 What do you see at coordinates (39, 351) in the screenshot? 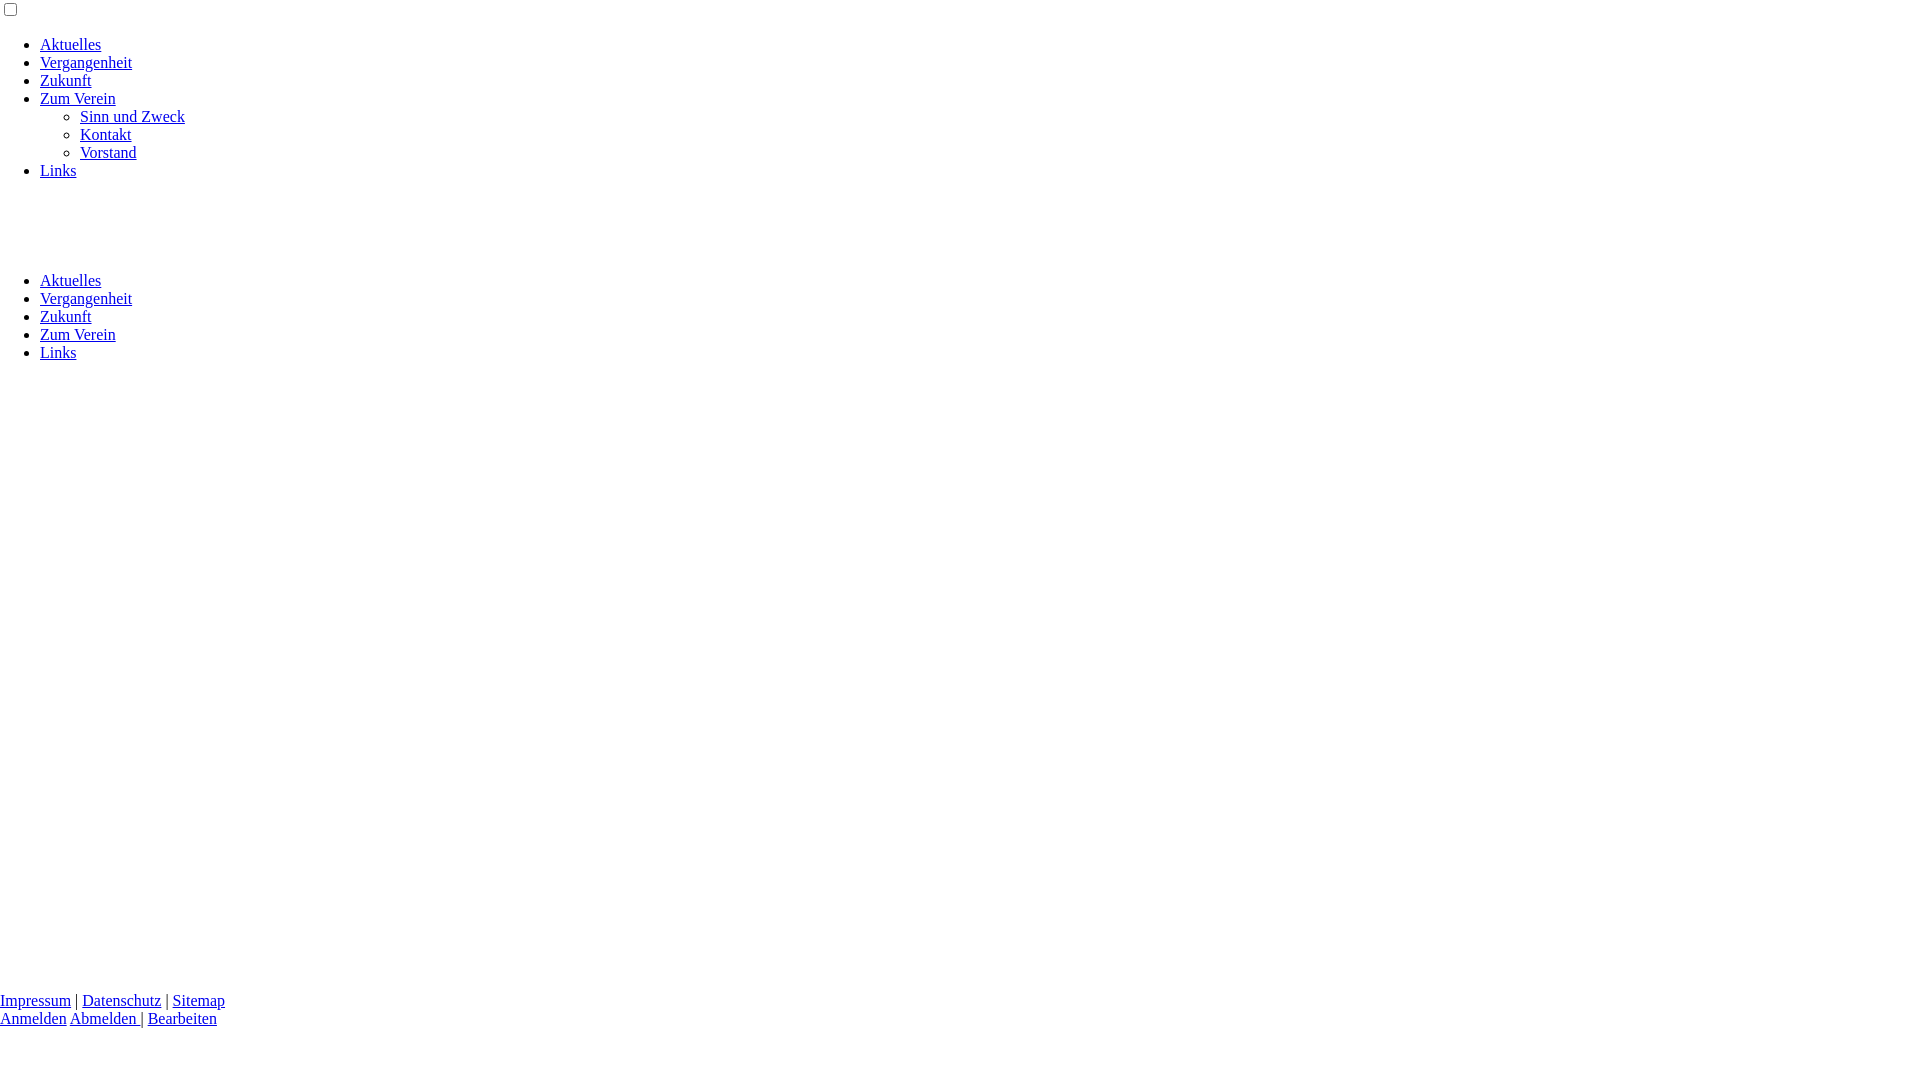
I see `'Links'` at bounding box center [39, 351].